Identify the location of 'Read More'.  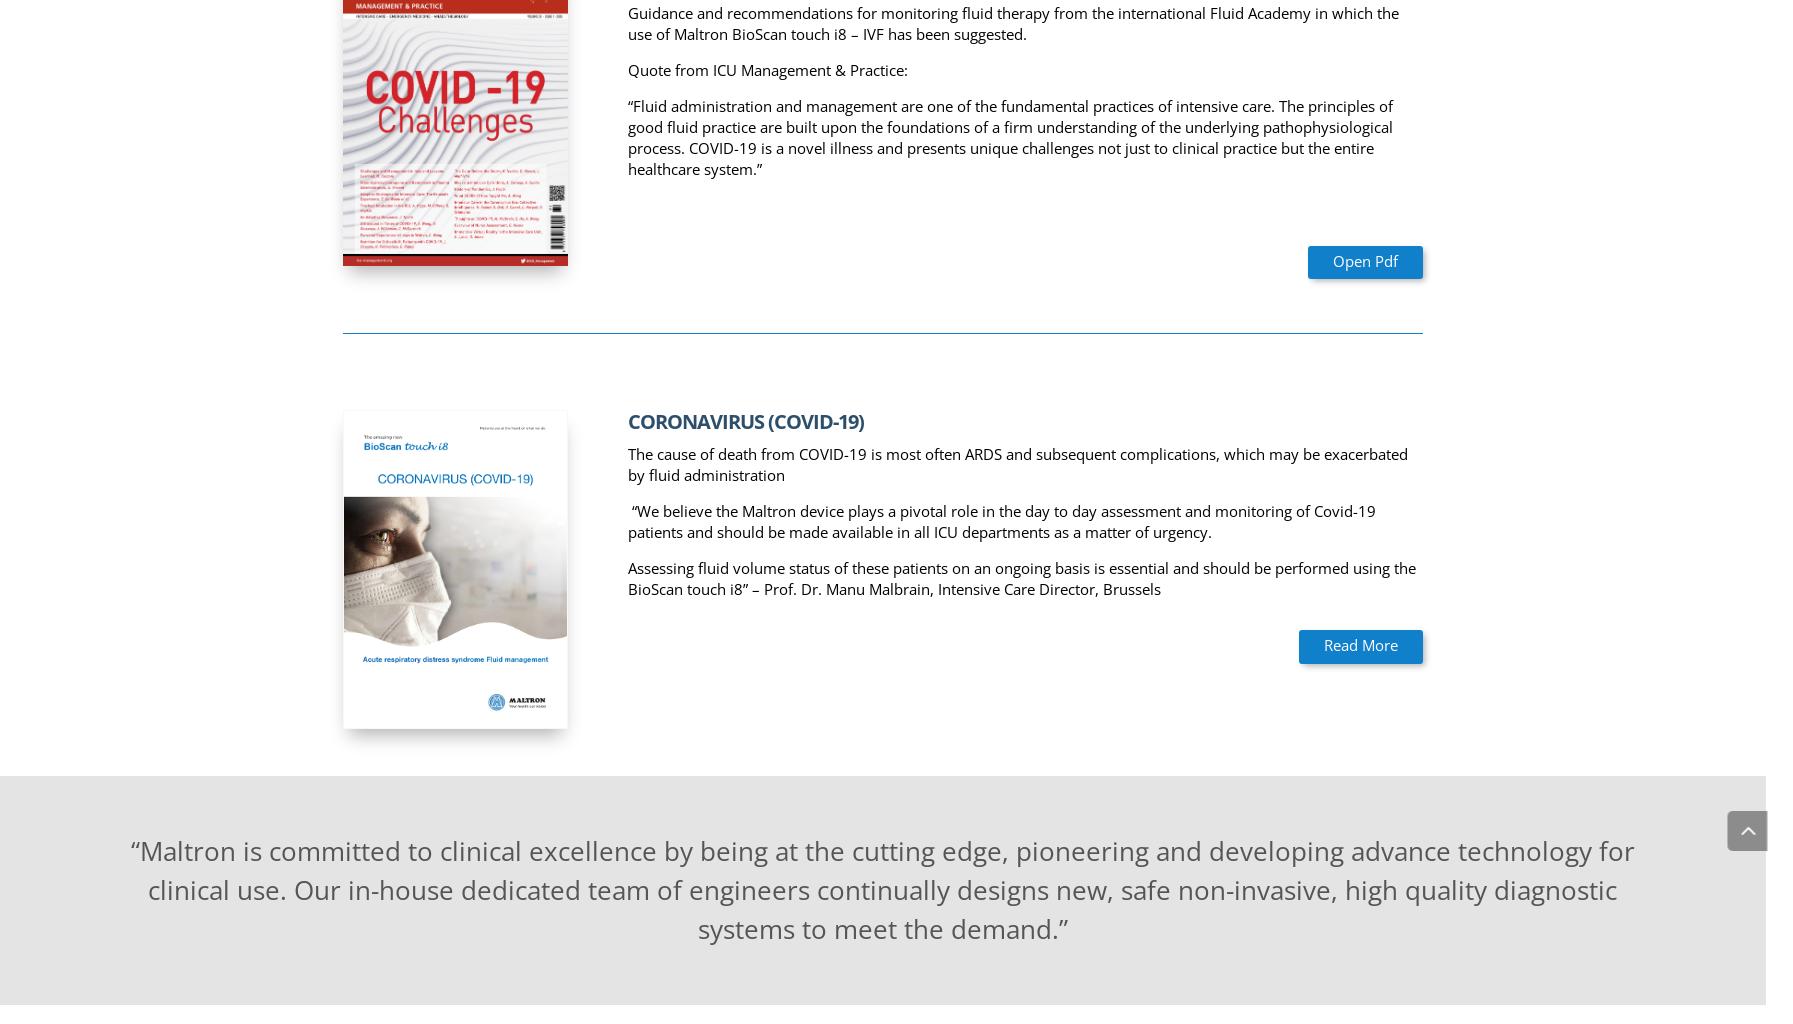
(1323, 644).